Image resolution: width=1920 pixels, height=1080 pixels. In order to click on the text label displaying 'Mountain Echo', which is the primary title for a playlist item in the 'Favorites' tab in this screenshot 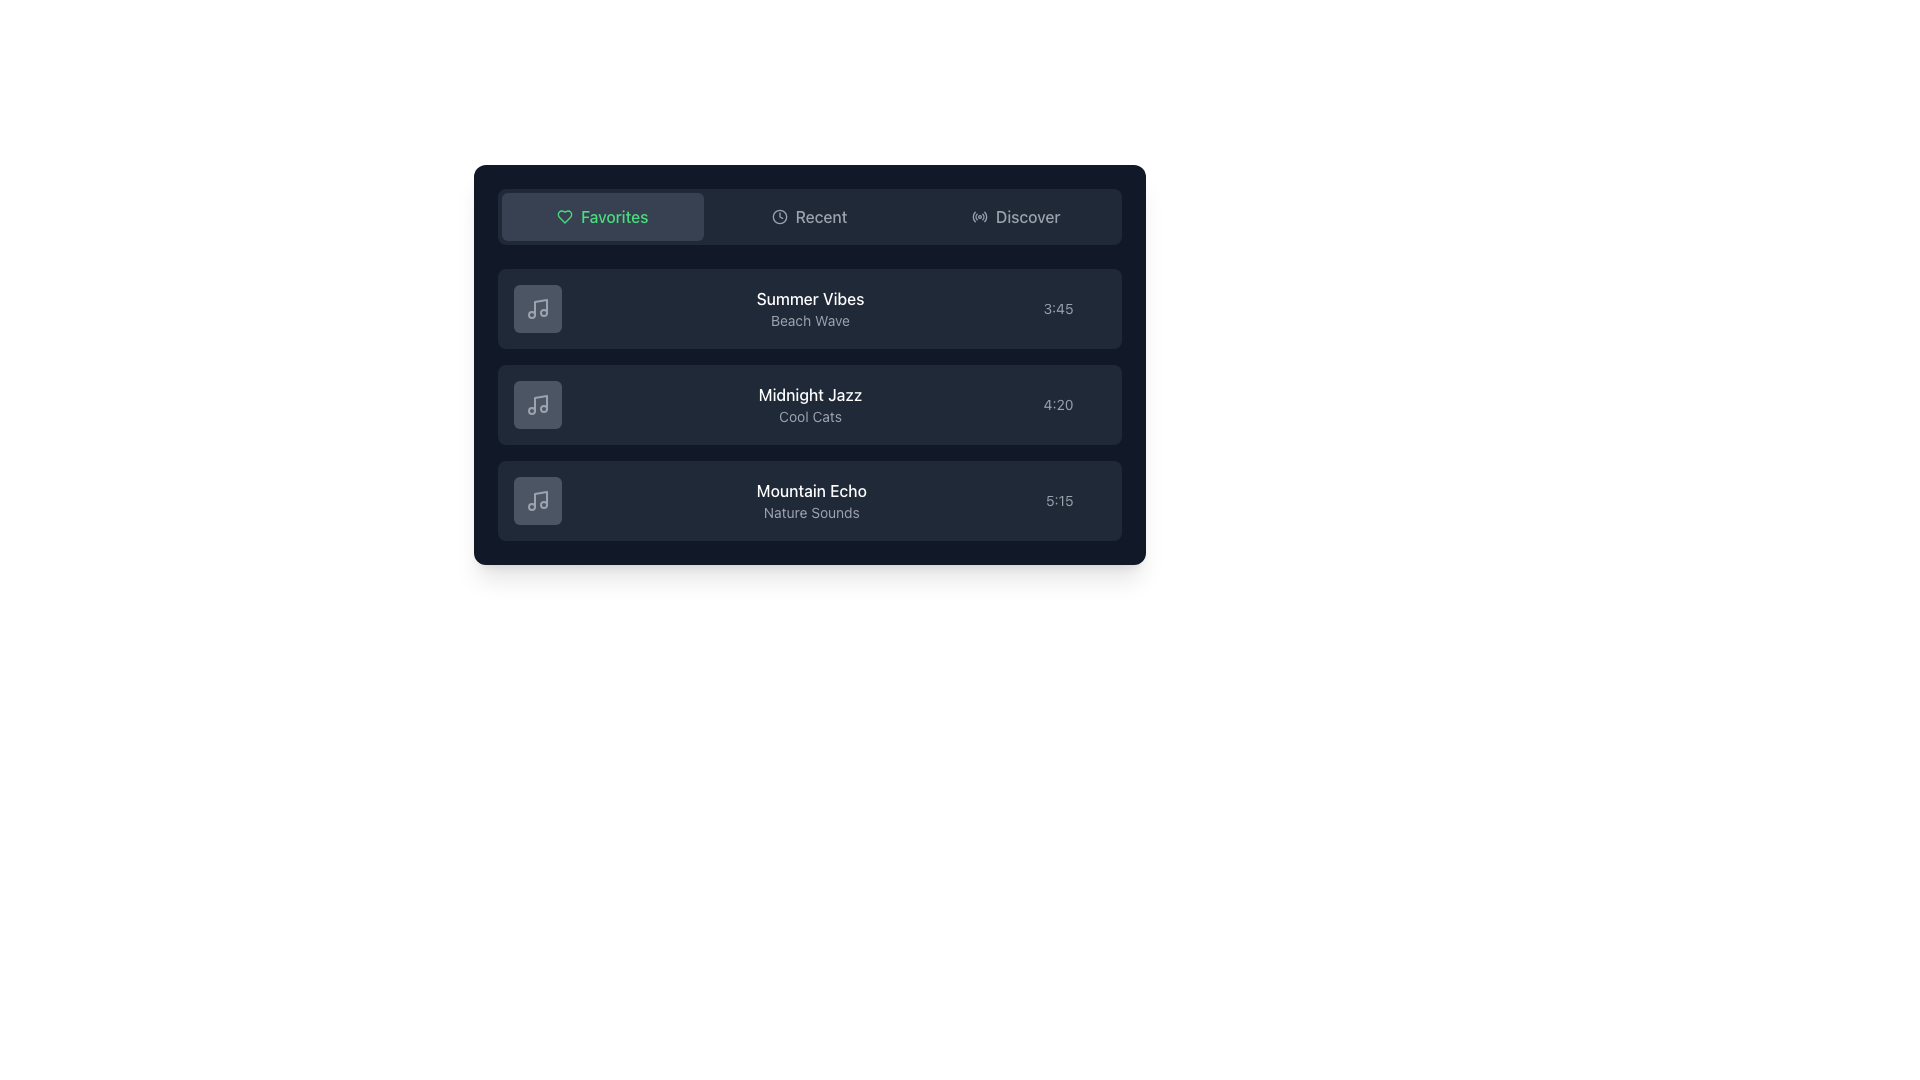, I will do `click(811, 490)`.